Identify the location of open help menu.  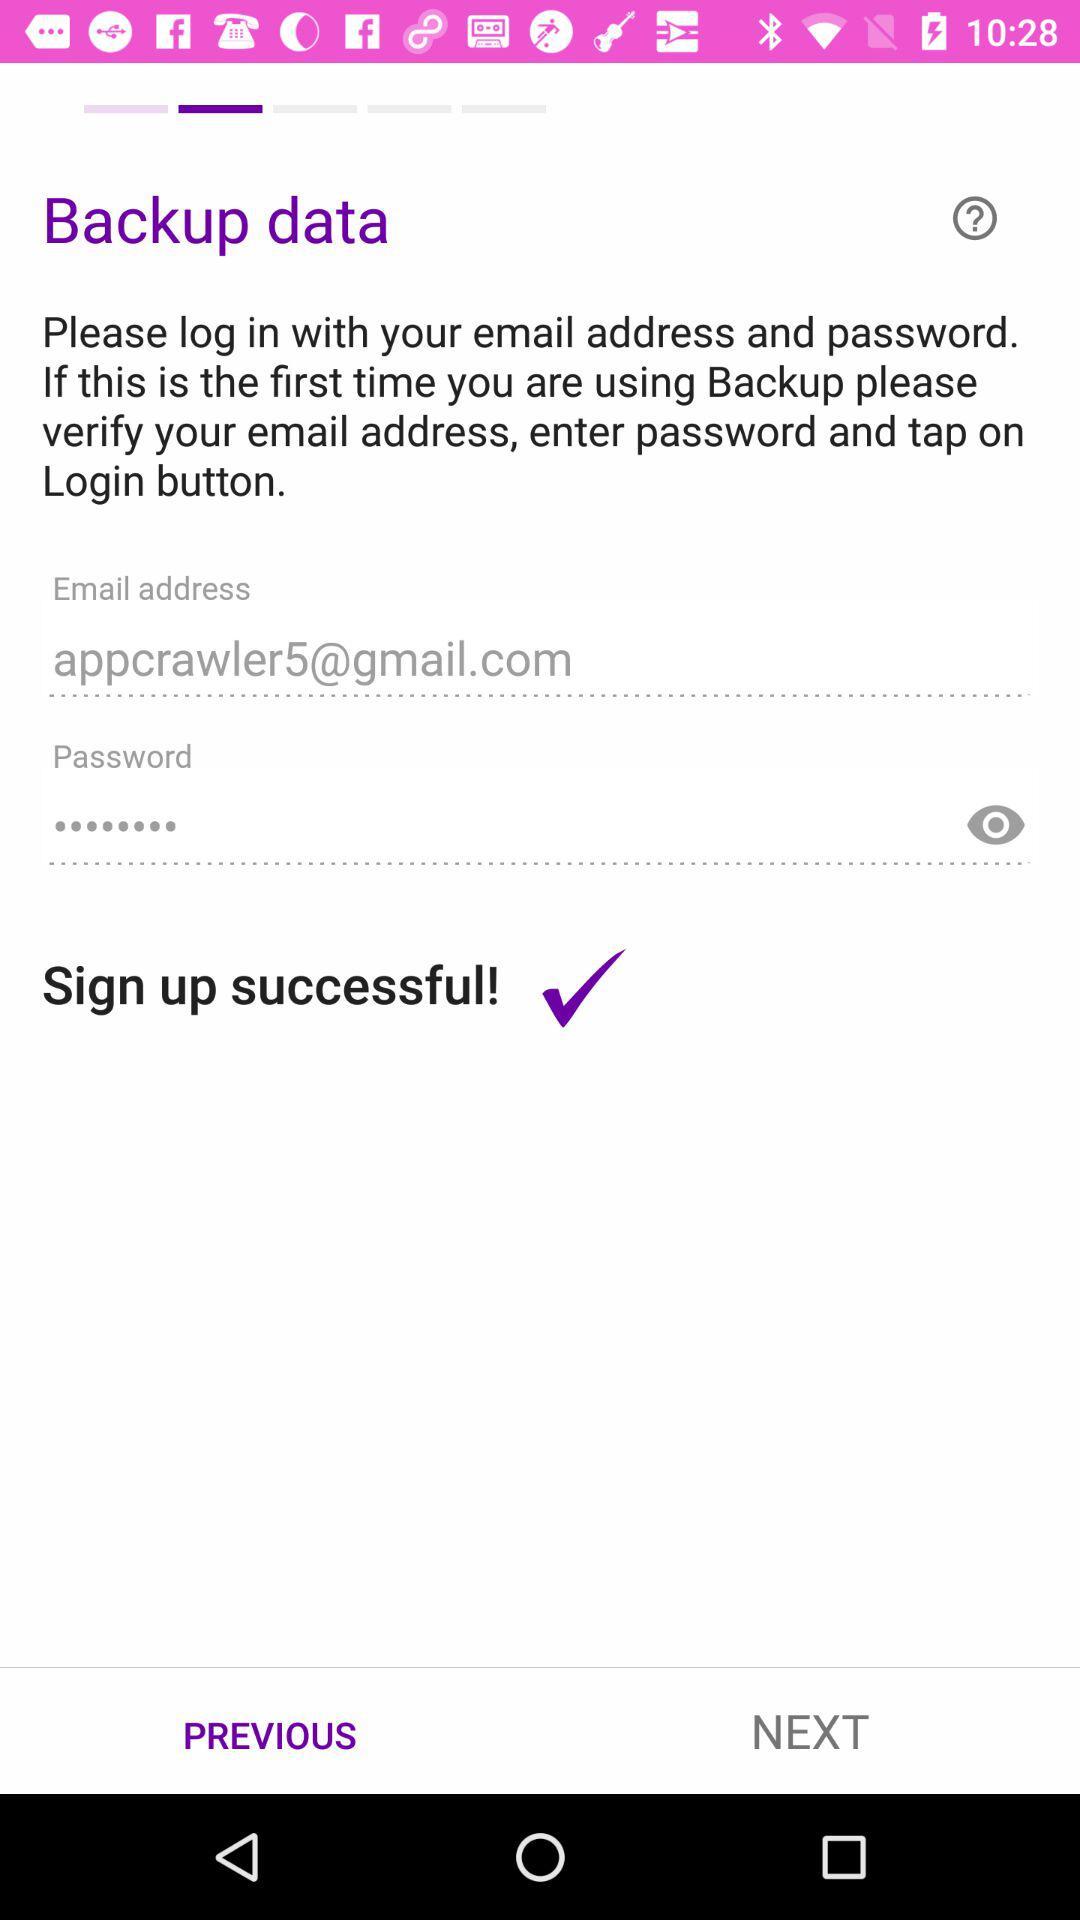
(974, 218).